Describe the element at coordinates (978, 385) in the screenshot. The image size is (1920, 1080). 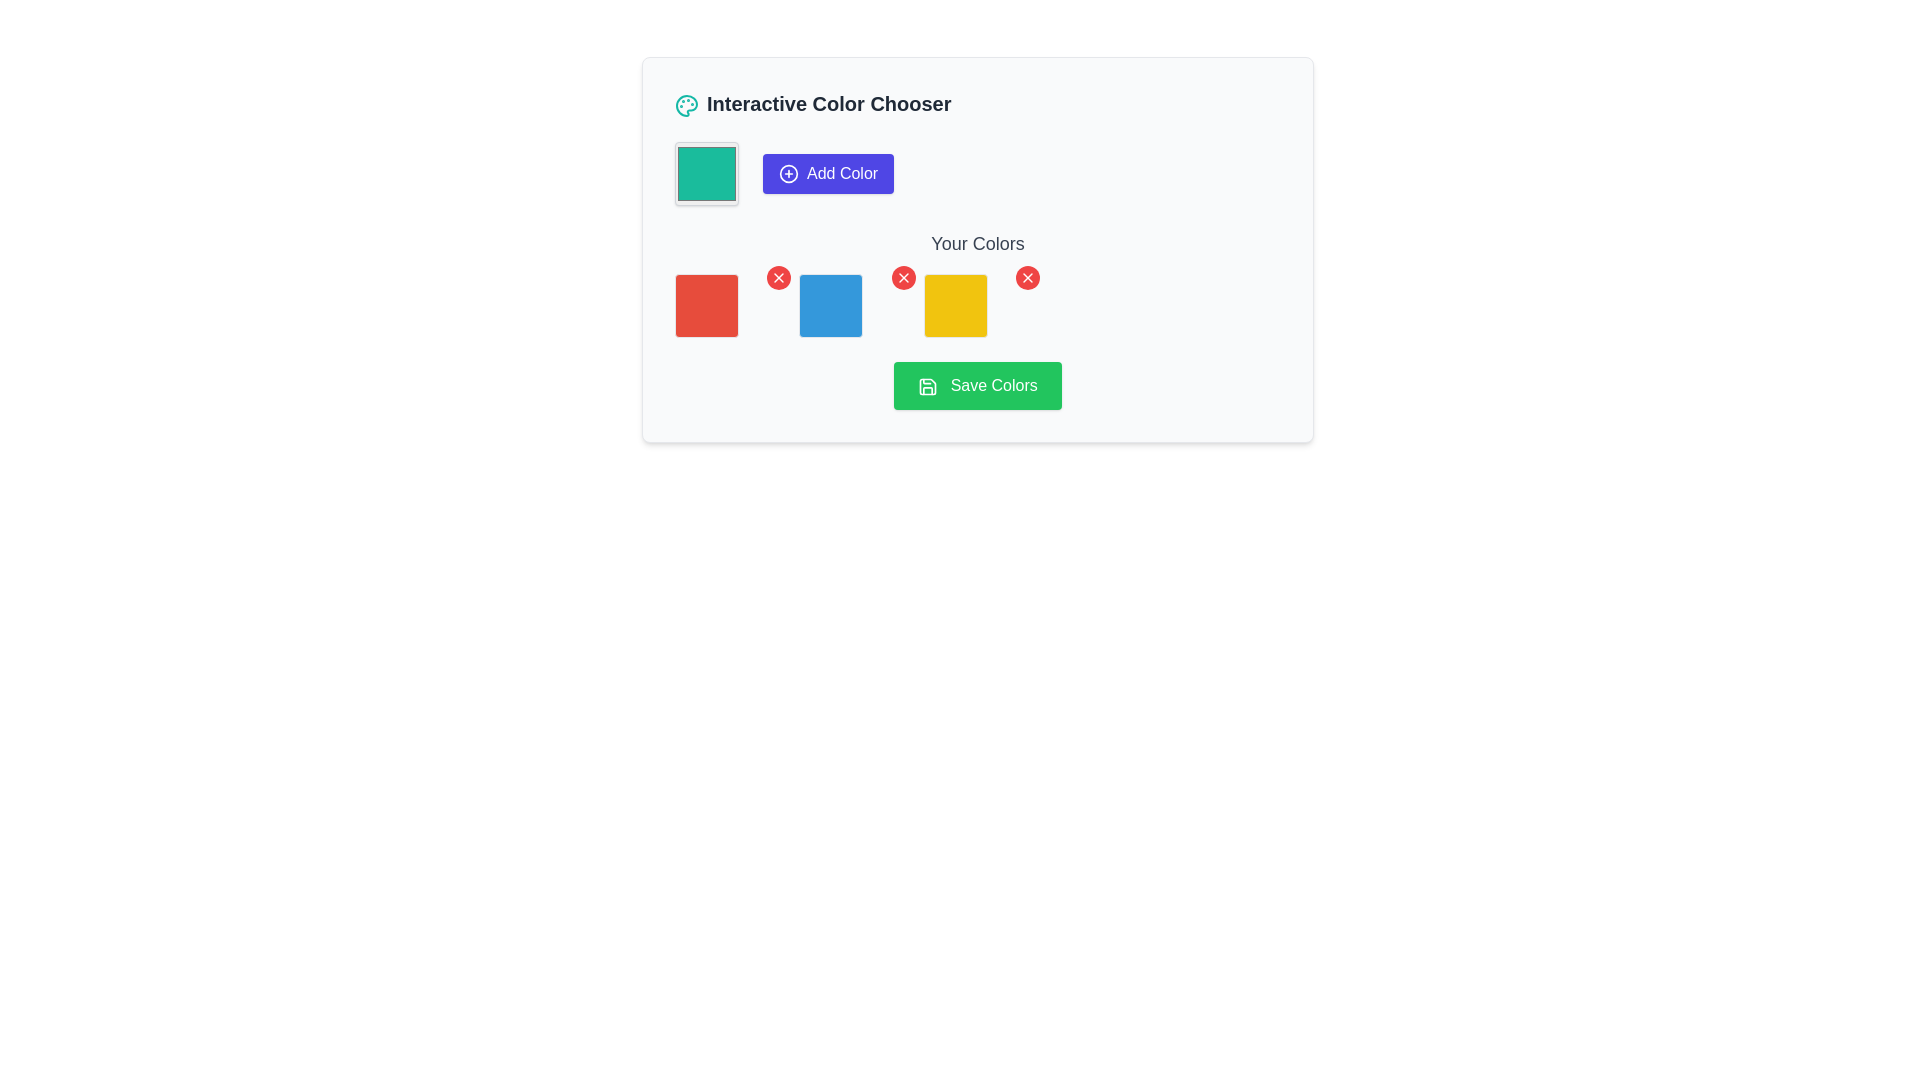
I see `the 'Save Colors' button located at the bottom center of the 'Interactive Color Chooser' section` at that location.